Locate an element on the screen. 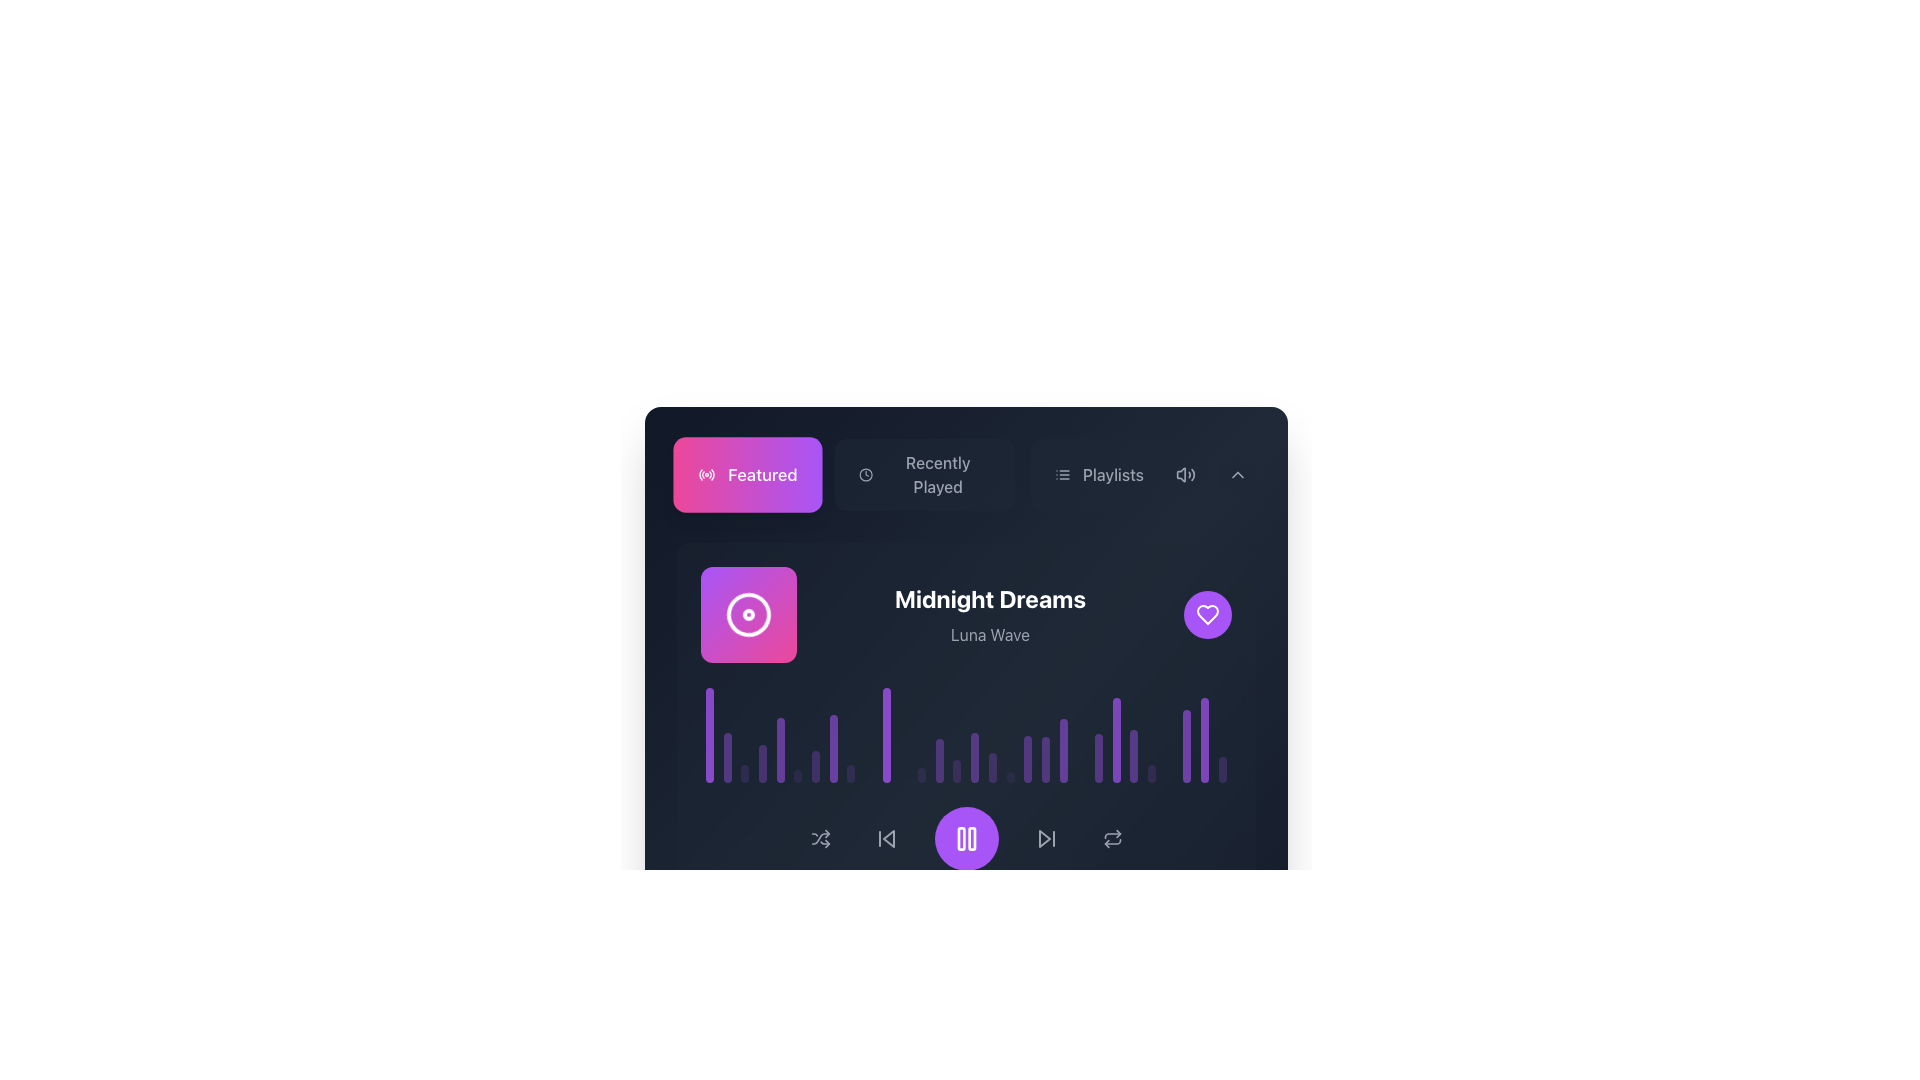  the 'Playlists' text label, which is displayed in white on a dark background and is part of a horizontal navigation panel is located at coordinates (1112, 474).